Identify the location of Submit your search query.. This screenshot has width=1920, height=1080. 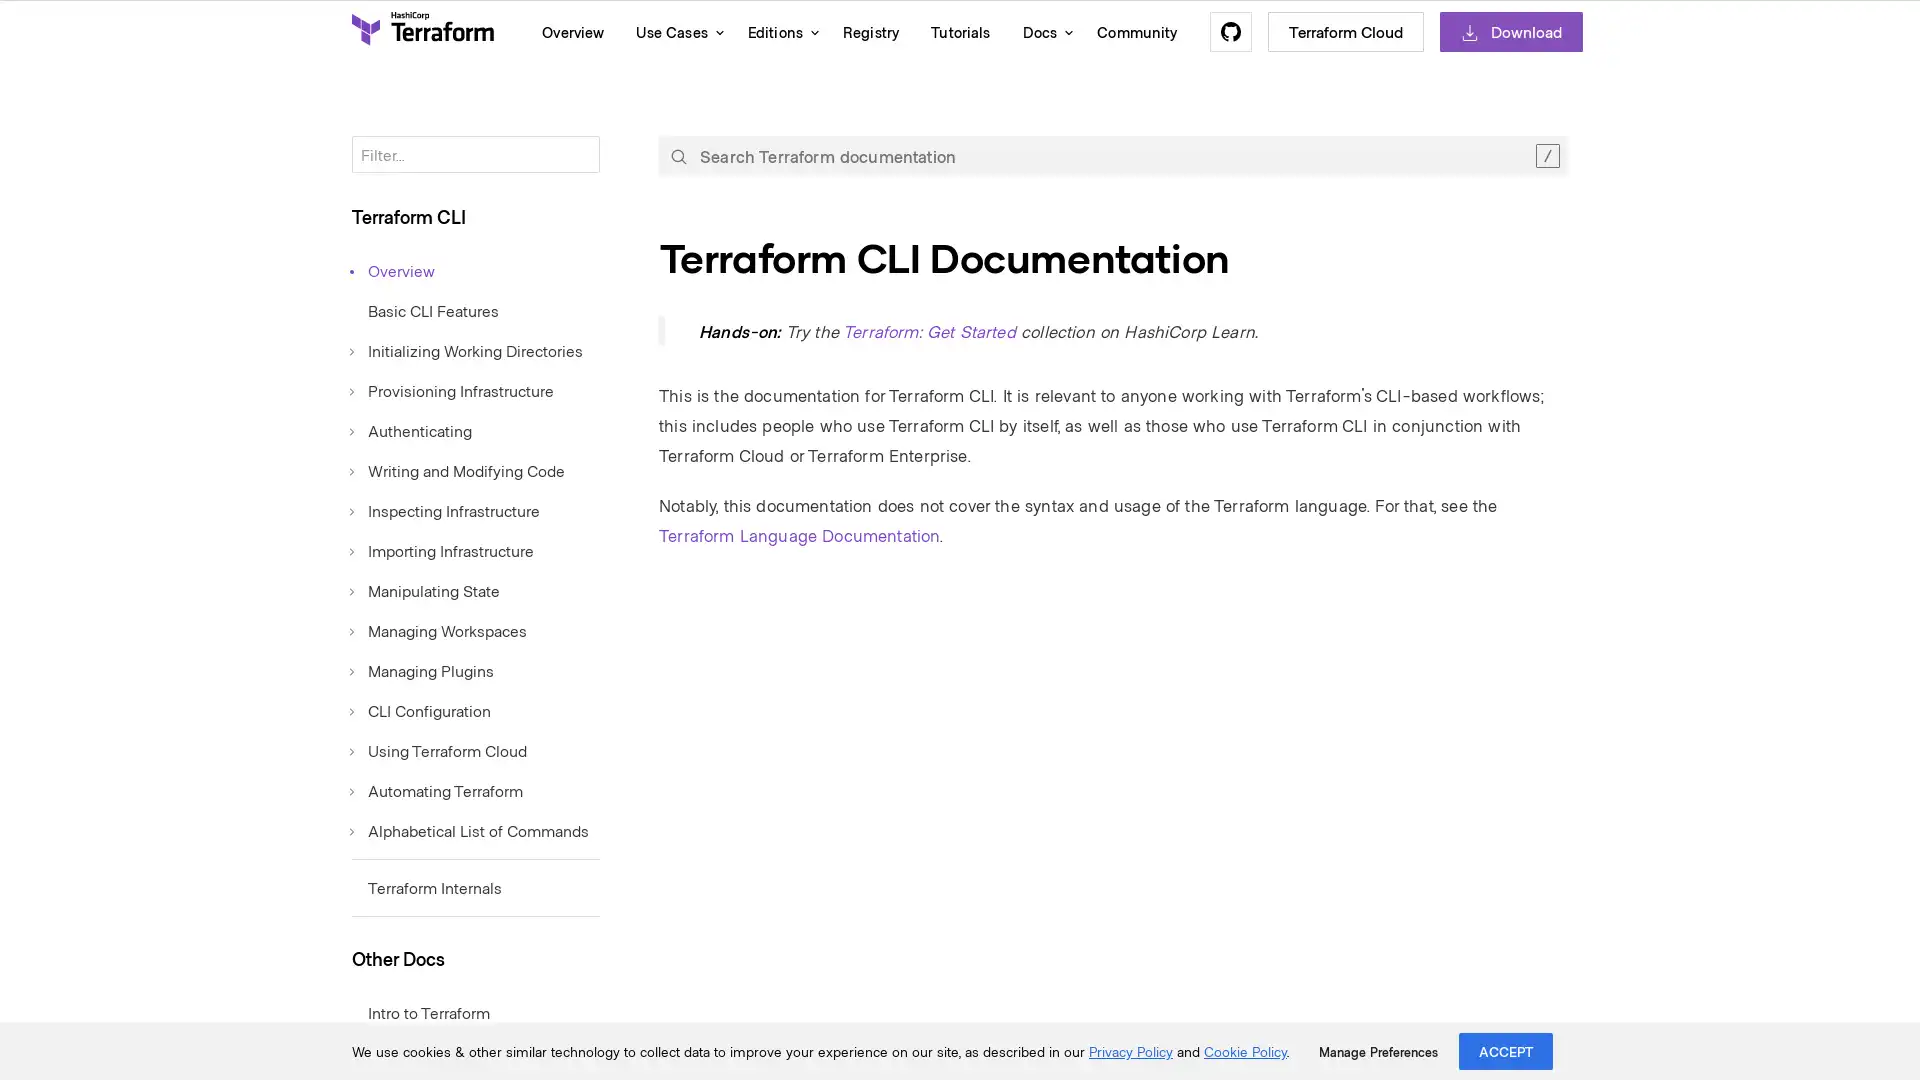
(678, 154).